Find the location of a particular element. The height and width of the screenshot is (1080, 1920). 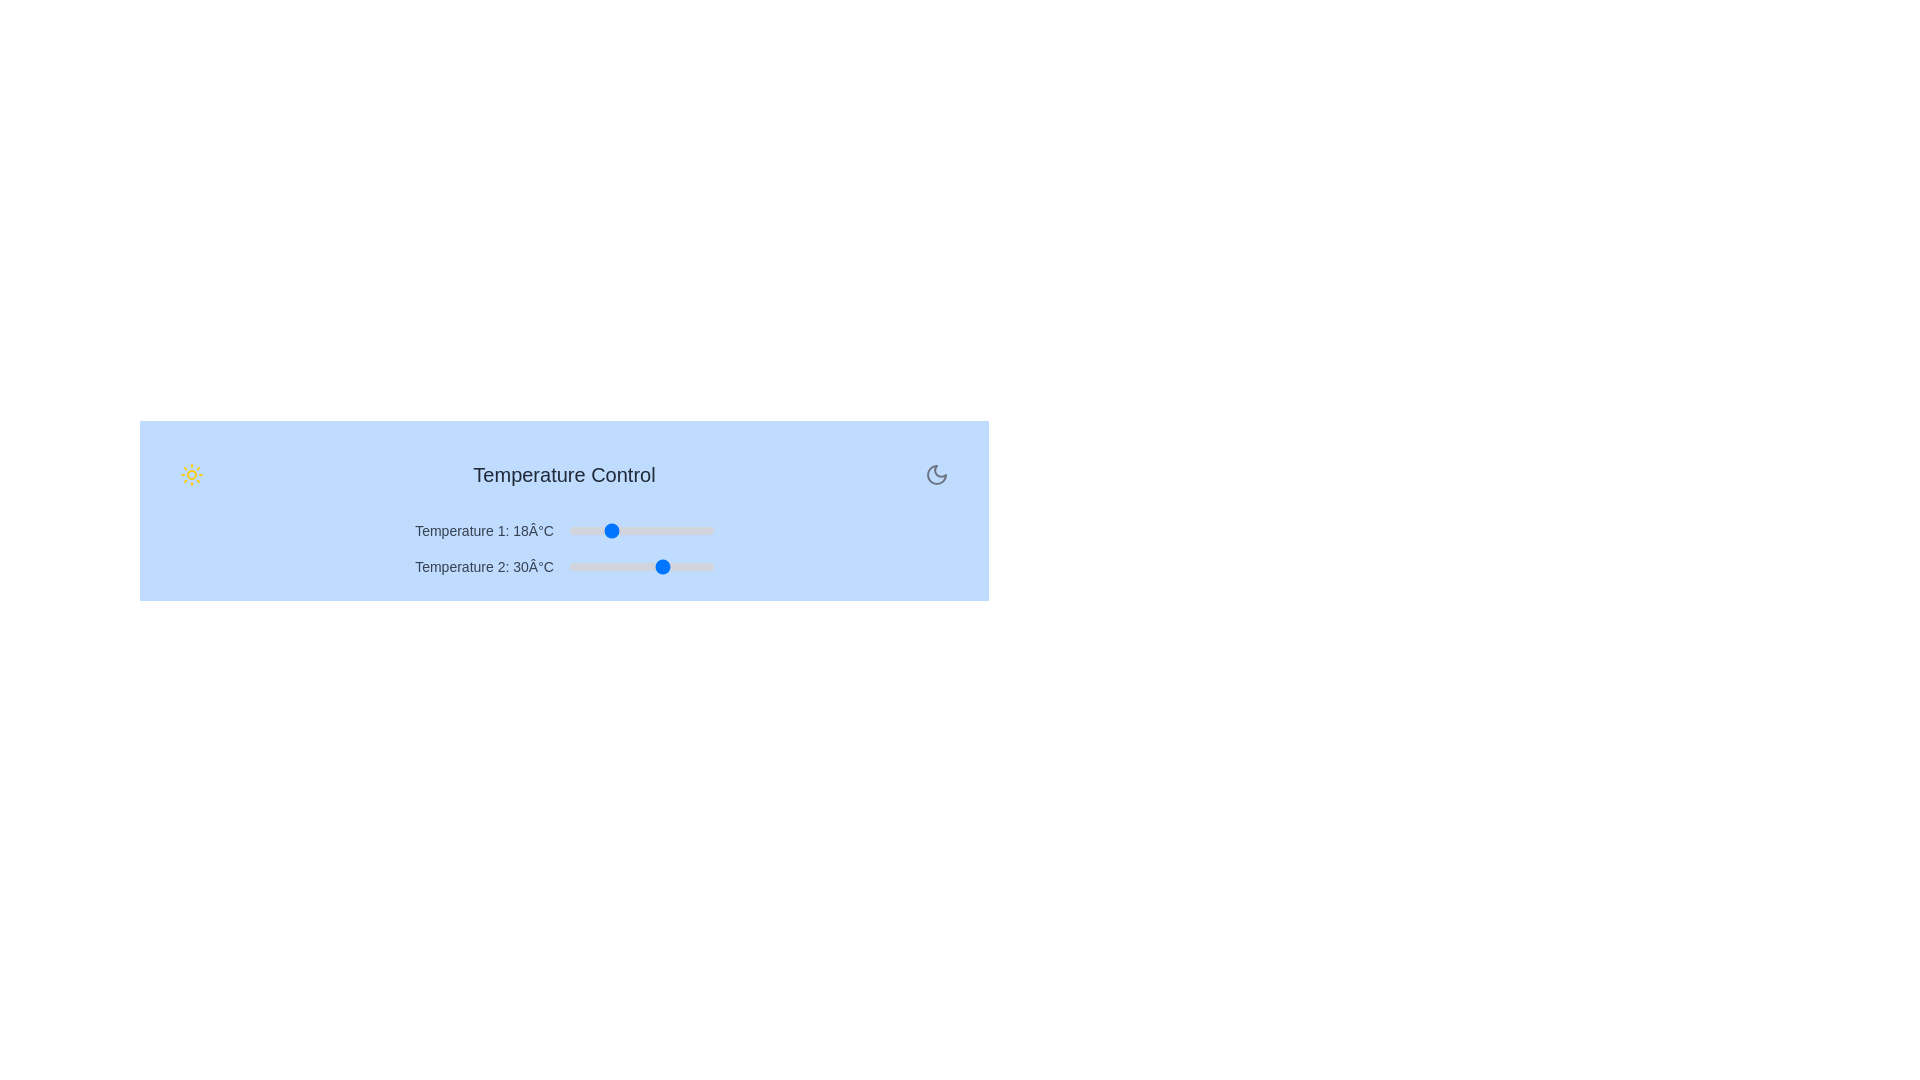

the temperature slider is located at coordinates (670, 567).